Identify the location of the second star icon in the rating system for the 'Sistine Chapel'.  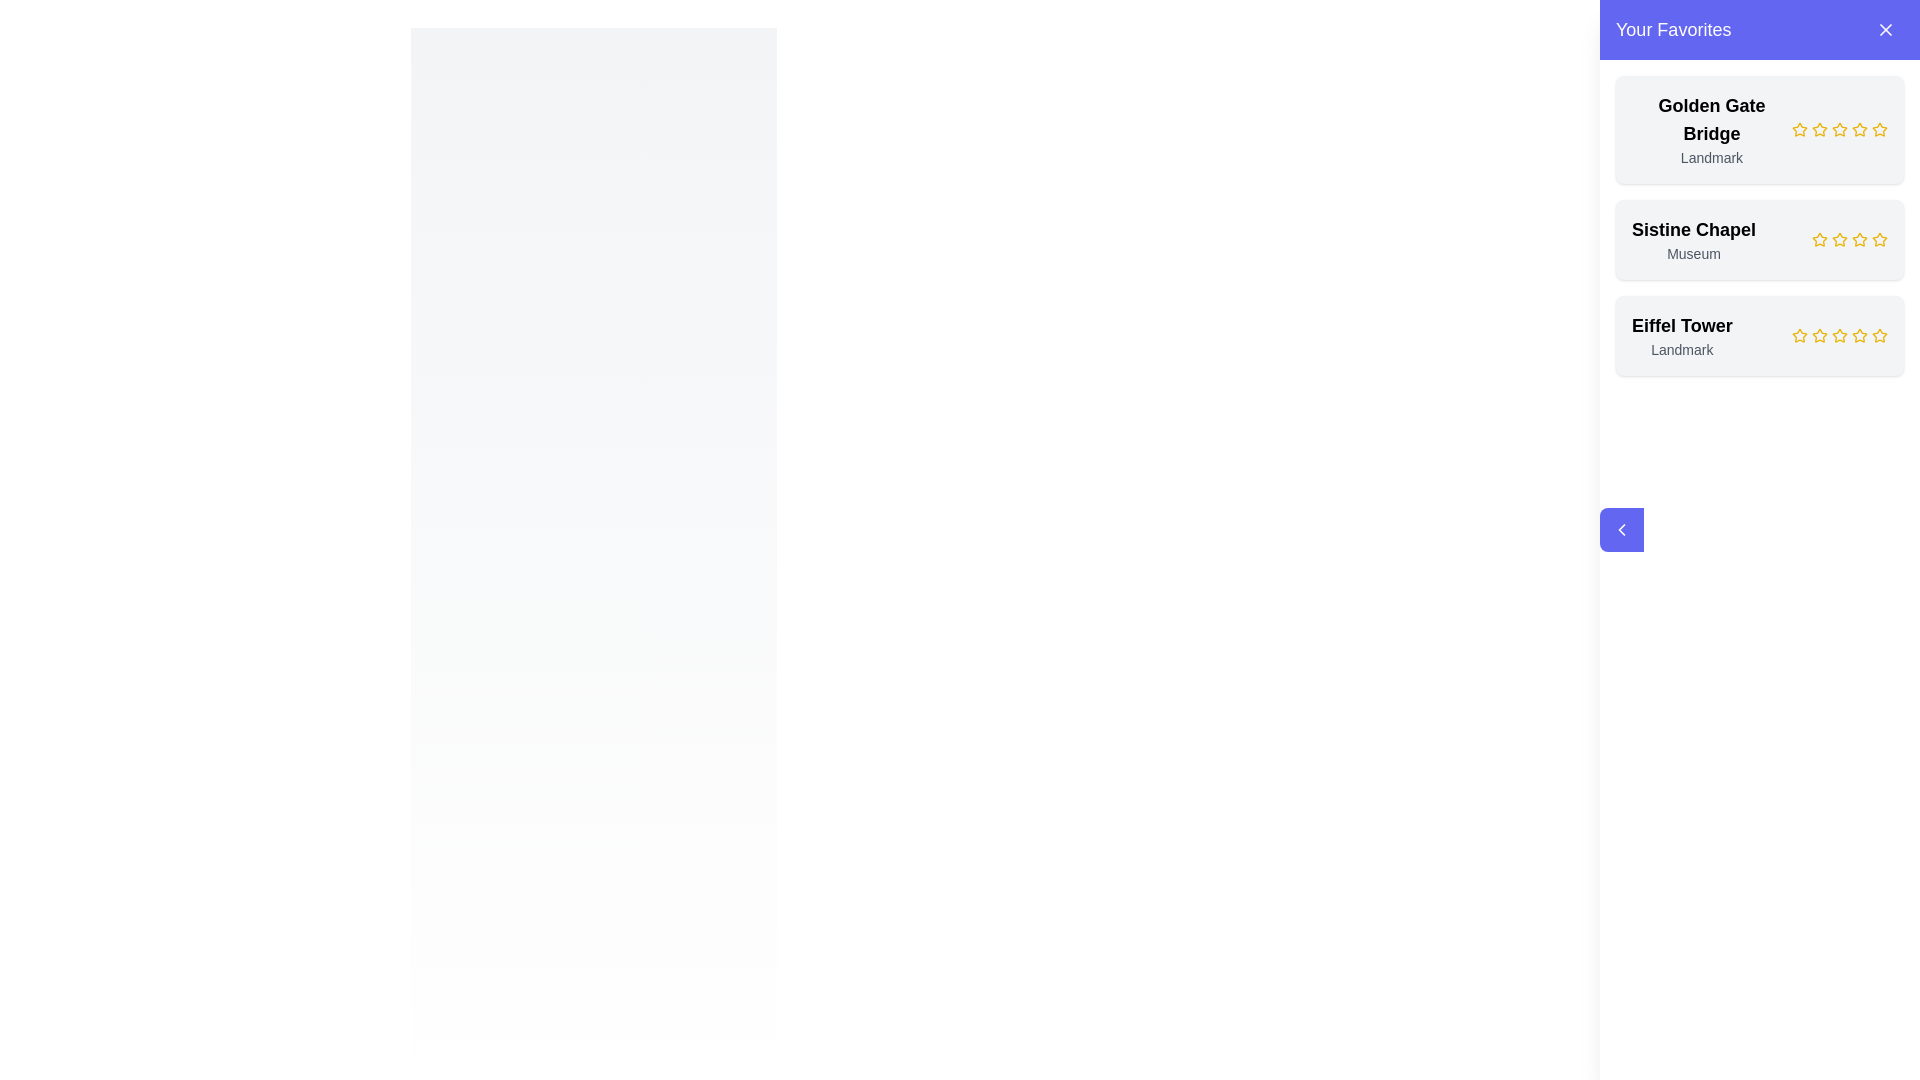
(1839, 238).